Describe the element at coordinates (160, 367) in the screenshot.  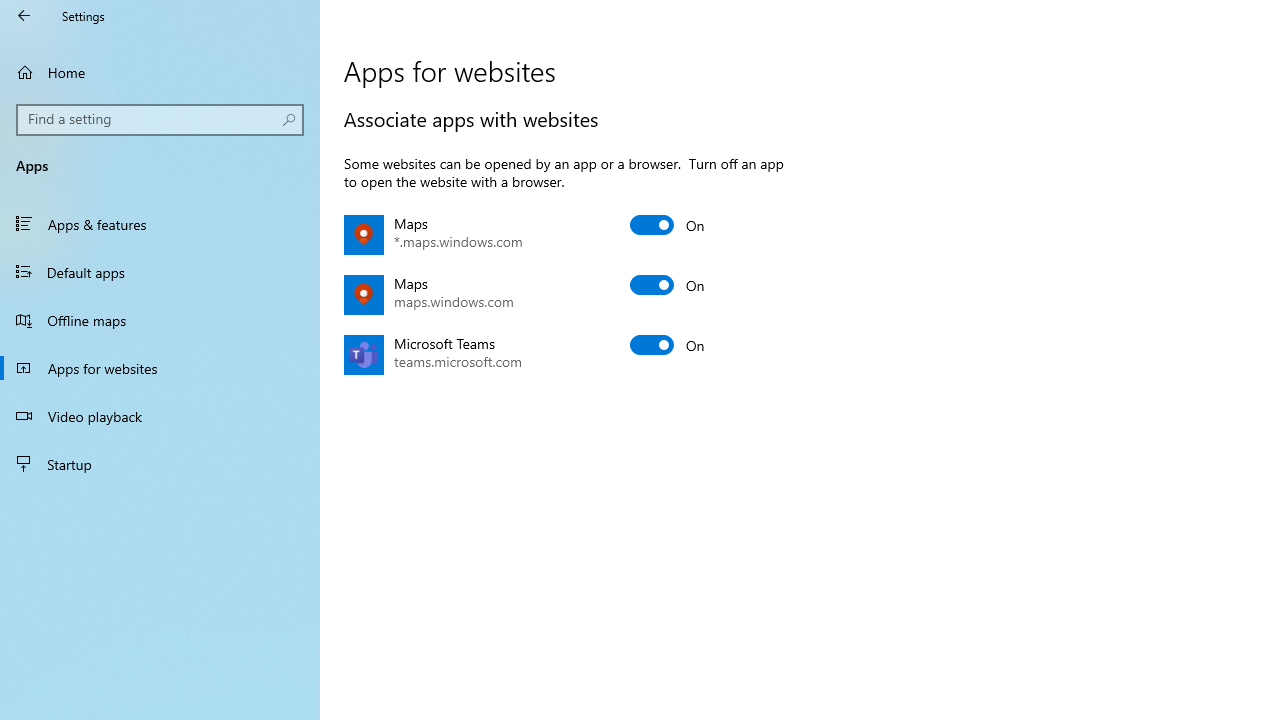
I see `'Apps for websites'` at that location.